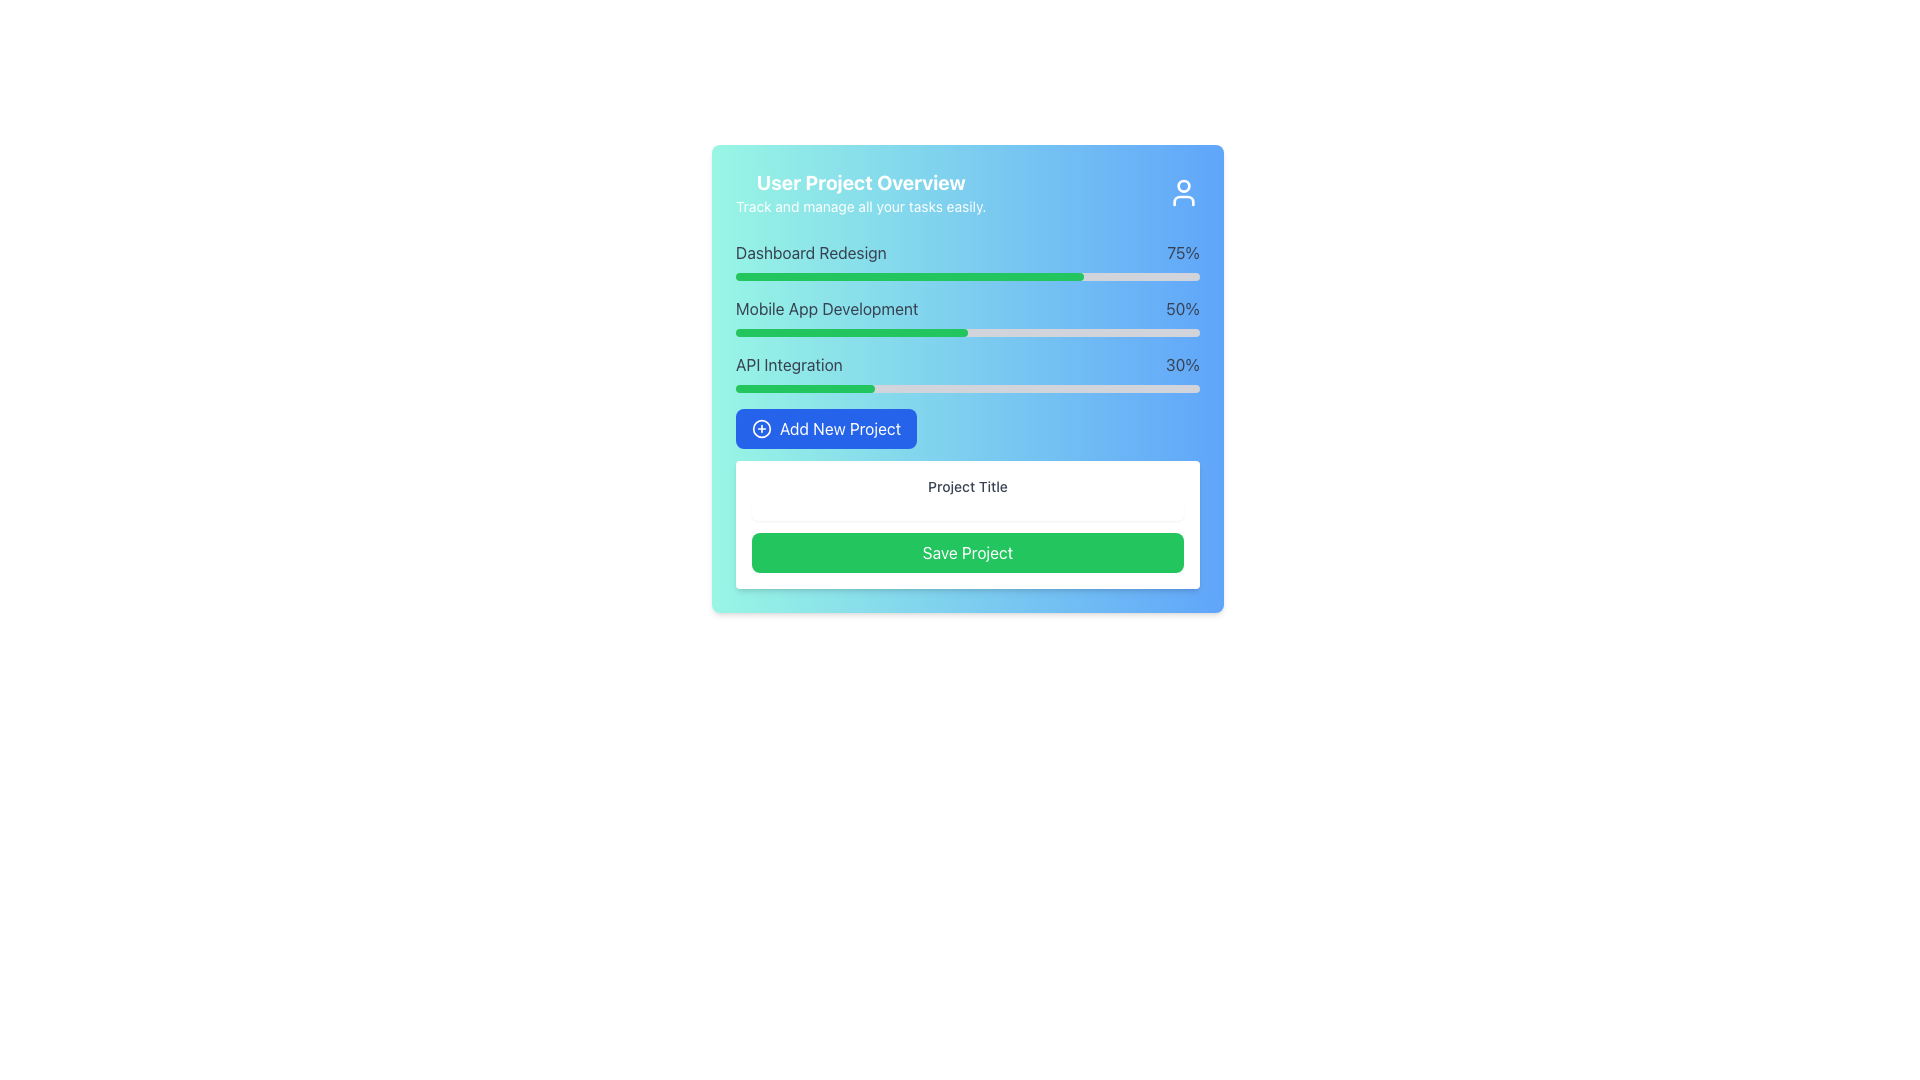 This screenshot has height=1080, width=1920. I want to click on the small circular shape inside the user profile SVG icon located in the upper-right corner of the main interface, so click(1184, 185).